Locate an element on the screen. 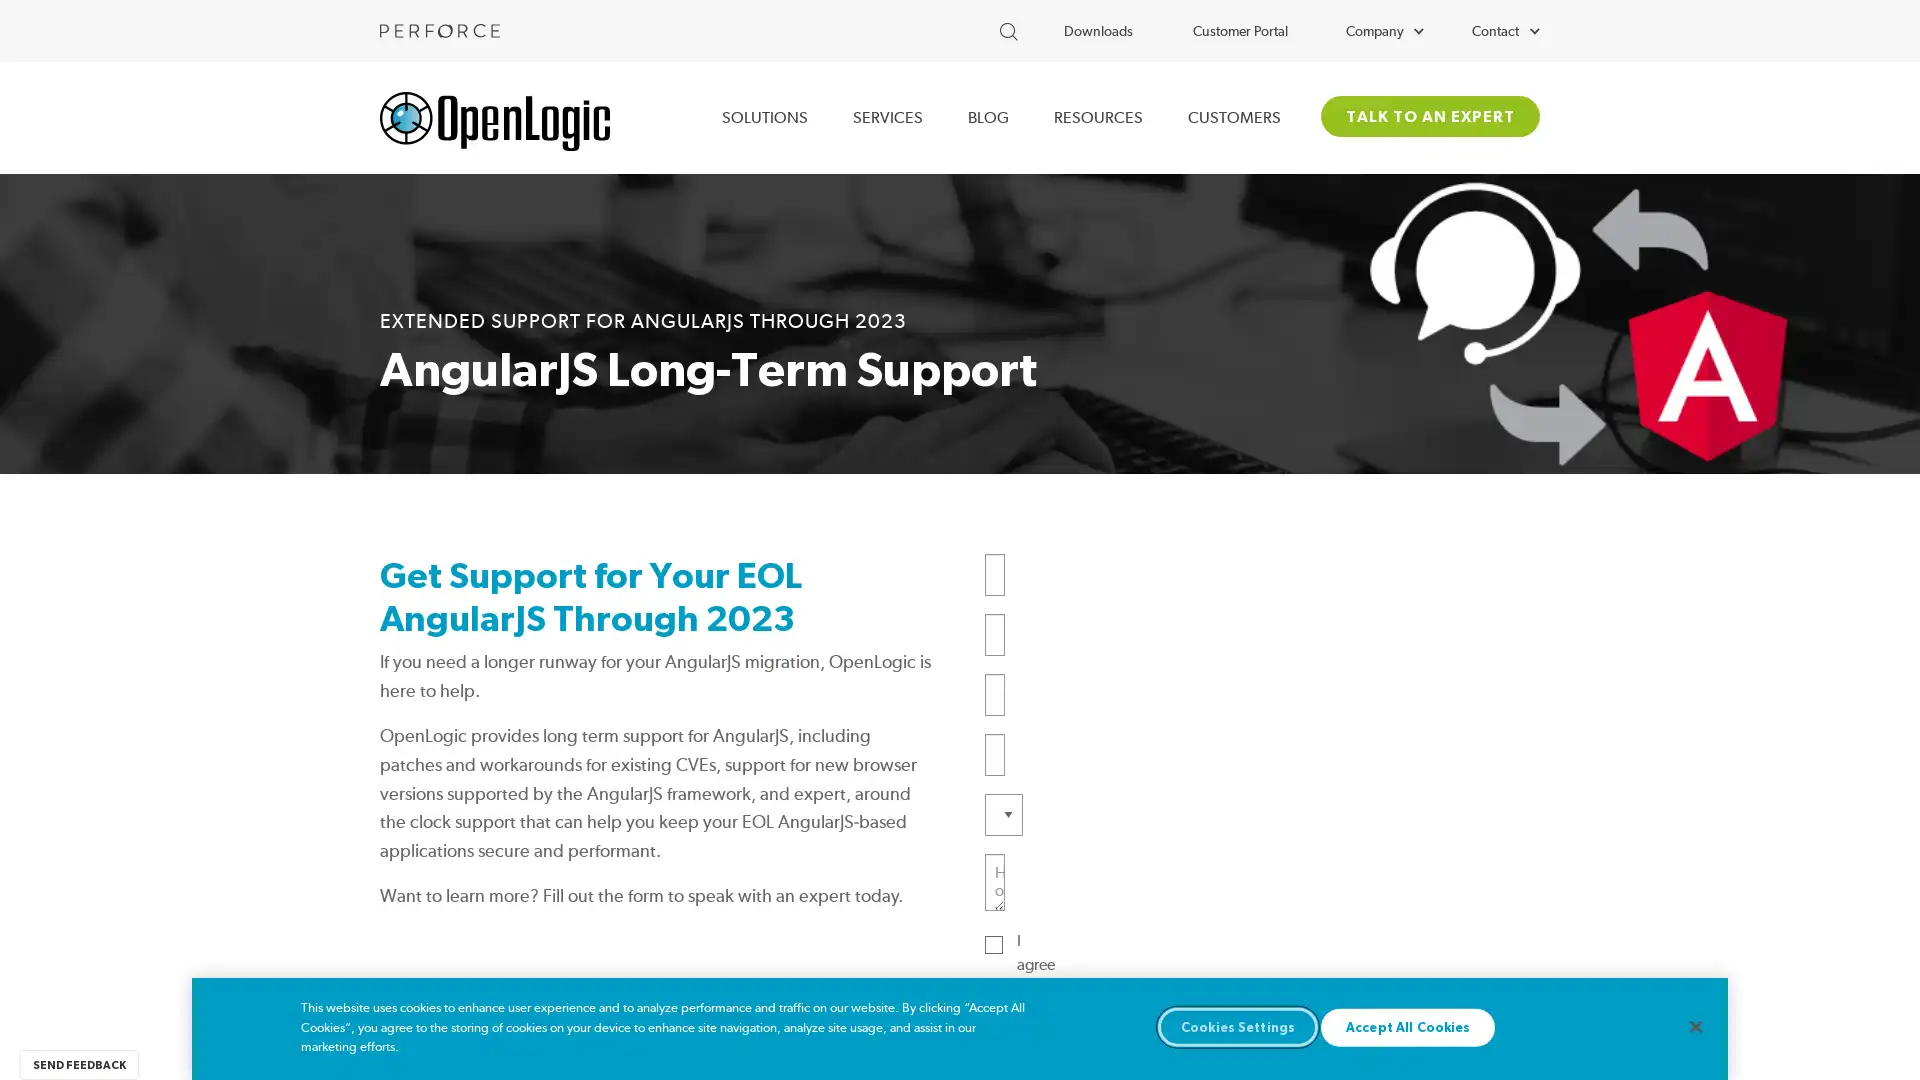  Cookies Settings is located at coordinates (1237, 1026).